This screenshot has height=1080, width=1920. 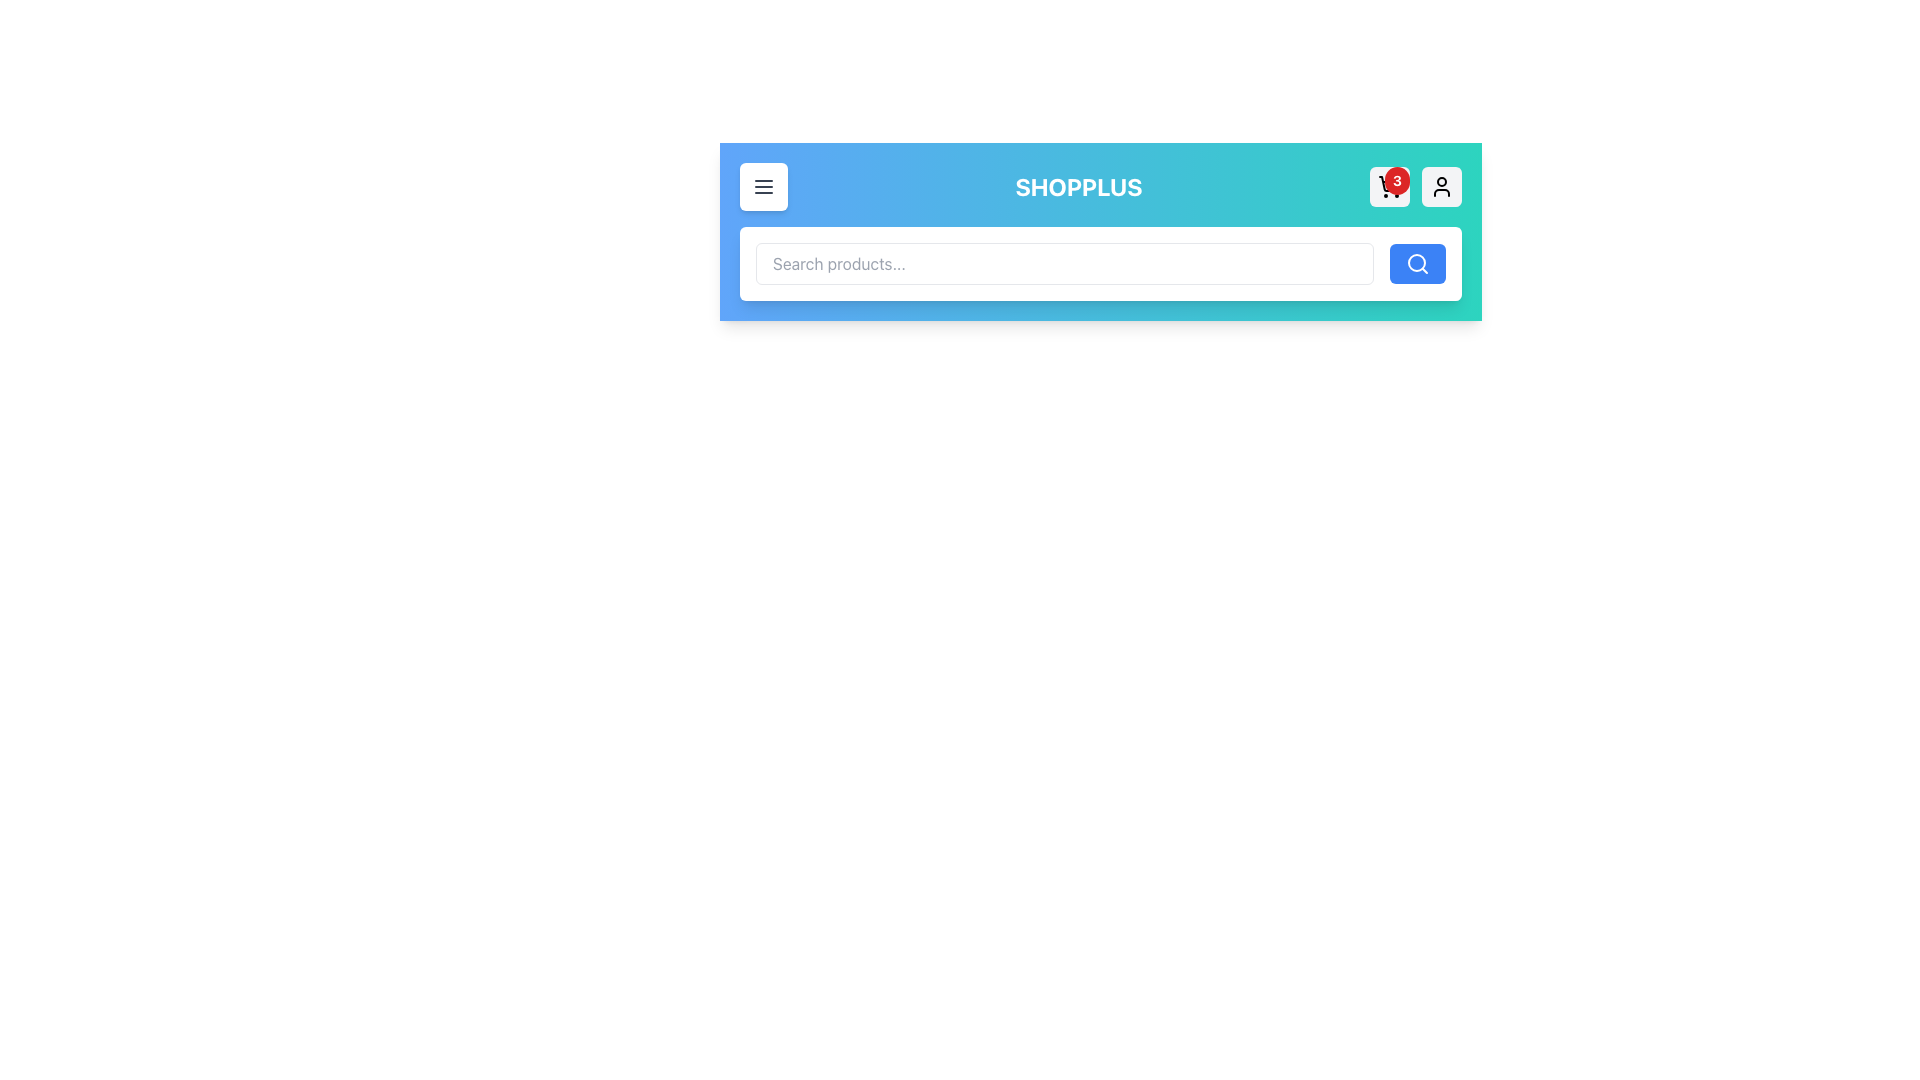 What do you see at coordinates (1416, 262) in the screenshot?
I see `the magnifying glass icon button located at the right end of the search bar` at bounding box center [1416, 262].